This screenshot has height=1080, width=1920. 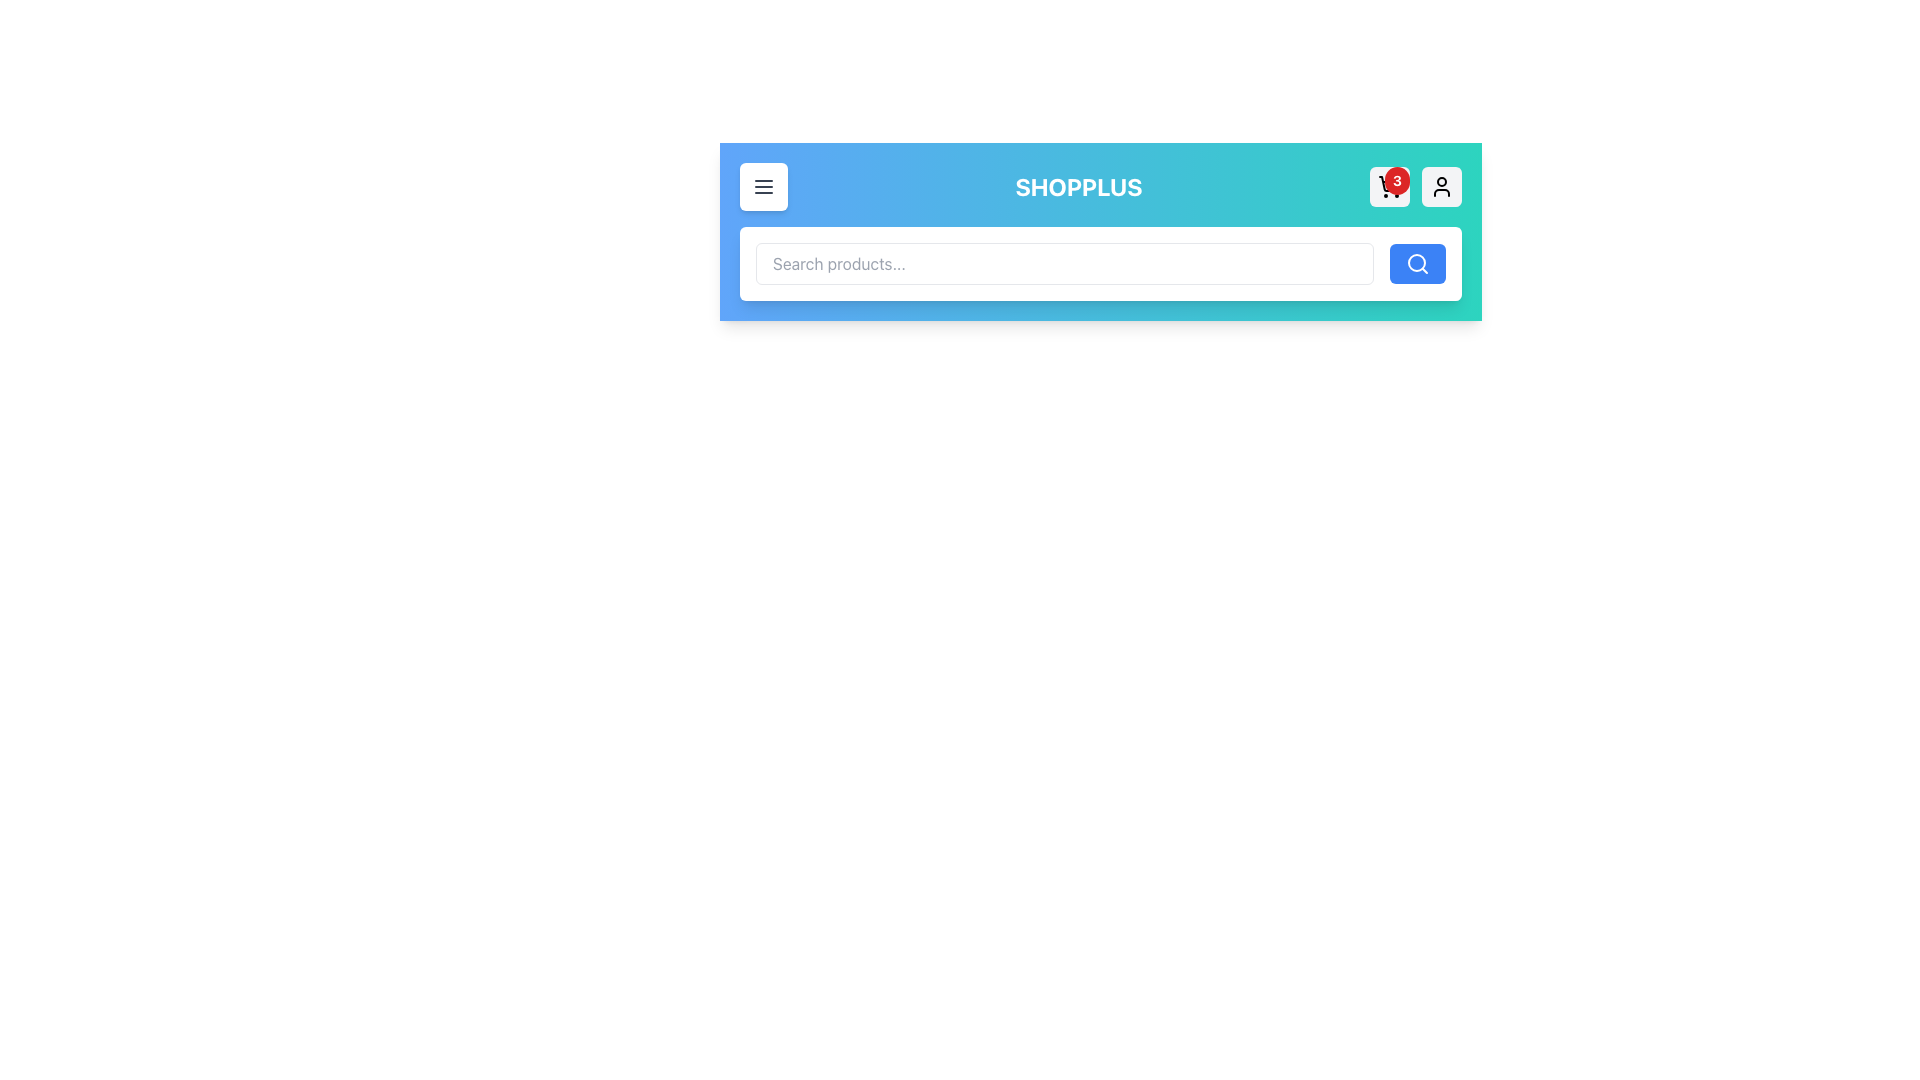 What do you see at coordinates (1416, 262) in the screenshot?
I see `the magnifying glass icon button located at the right end of the search bar` at bounding box center [1416, 262].